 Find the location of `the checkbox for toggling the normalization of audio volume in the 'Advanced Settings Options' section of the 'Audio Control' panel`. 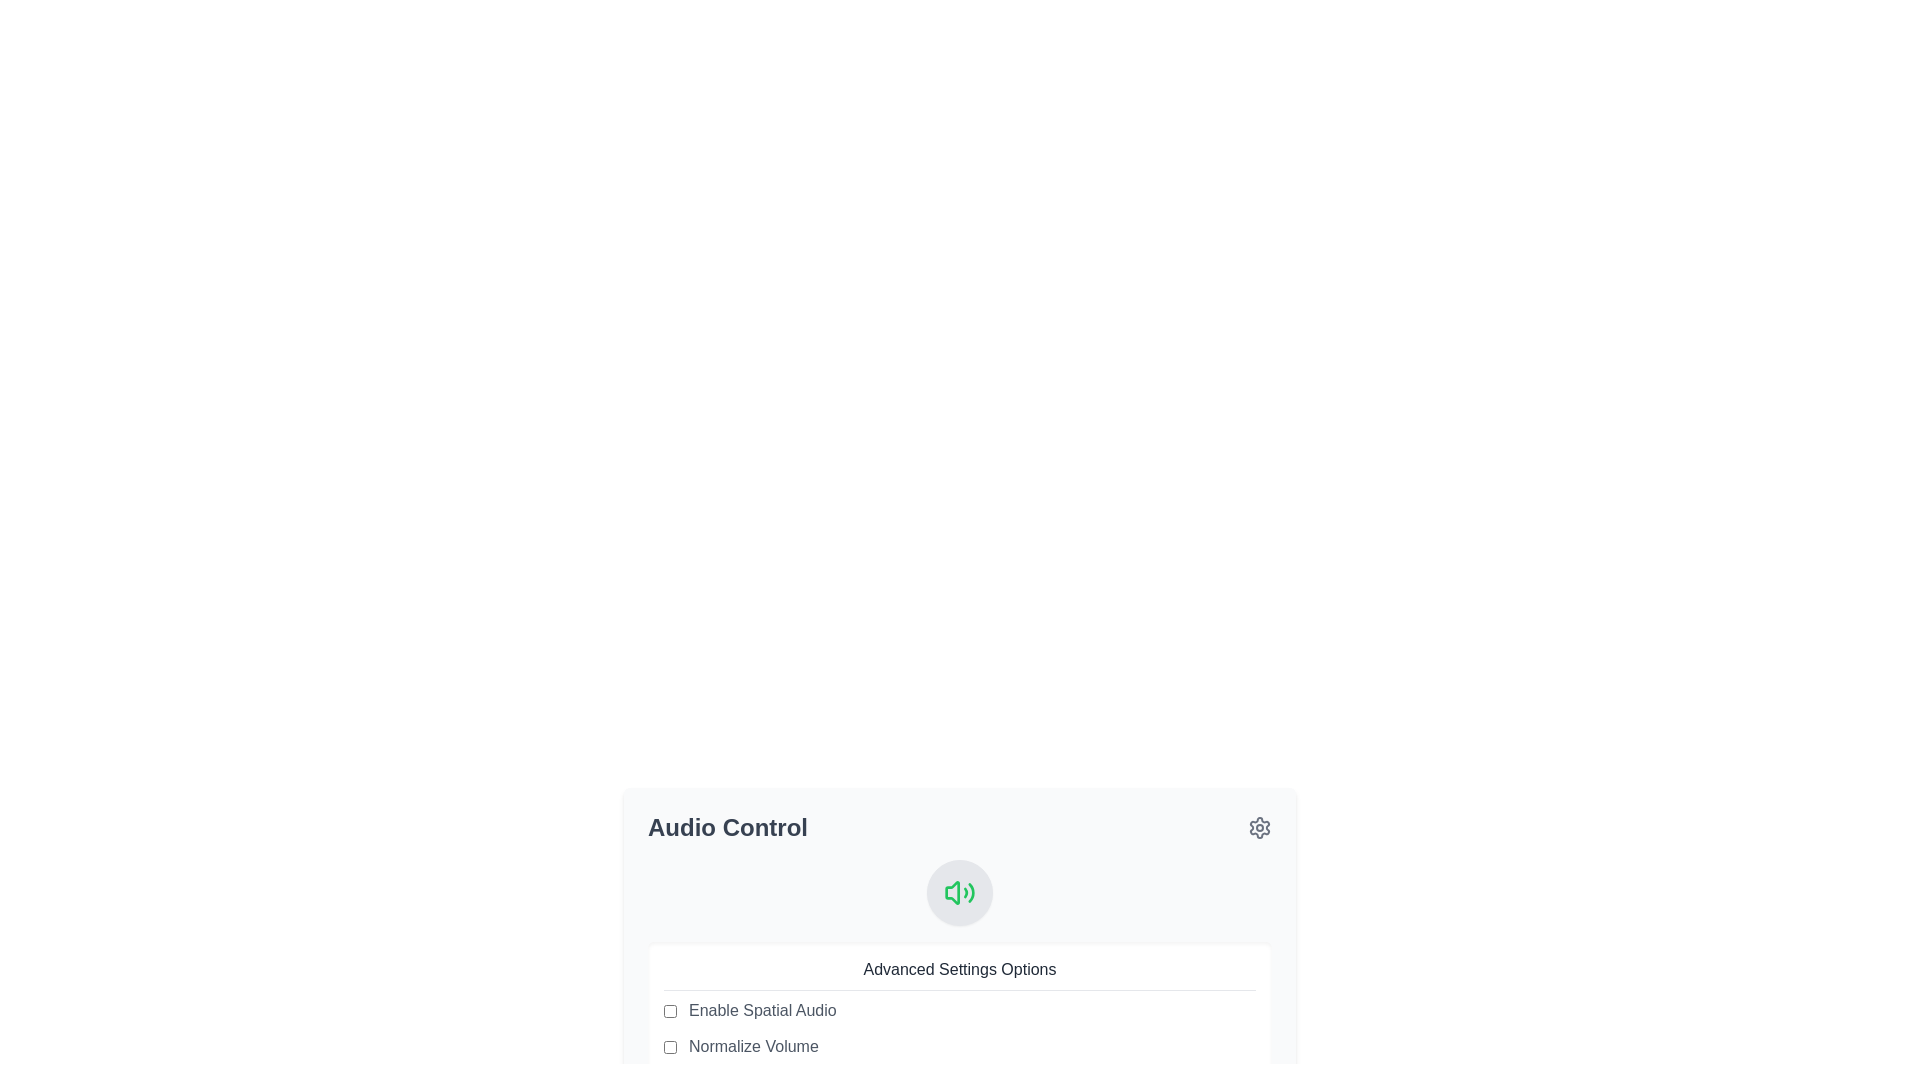

the checkbox for toggling the normalization of audio volume in the 'Advanced Settings Options' section of the 'Audio Control' panel is located at coordinates (960, 1045).